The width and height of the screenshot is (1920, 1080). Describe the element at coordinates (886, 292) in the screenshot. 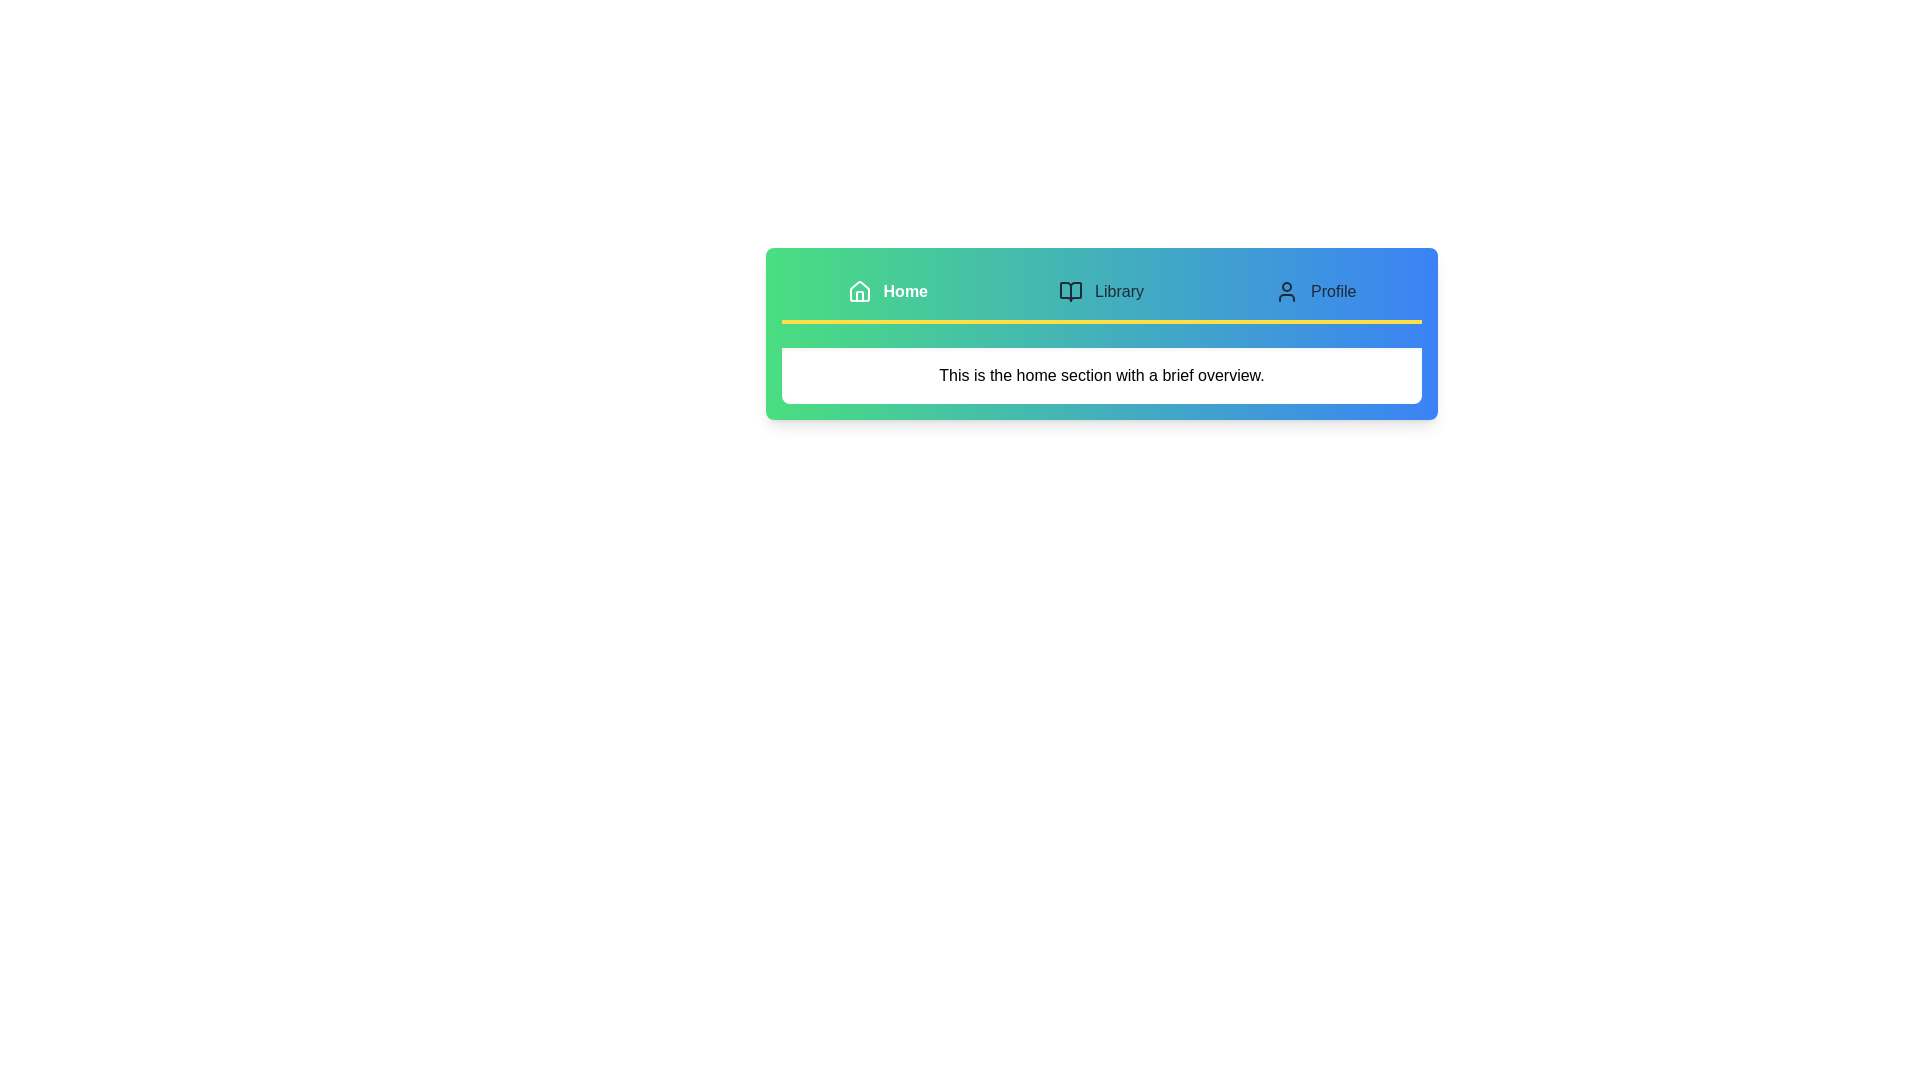

I see `the Home tab to view its content` at that location.